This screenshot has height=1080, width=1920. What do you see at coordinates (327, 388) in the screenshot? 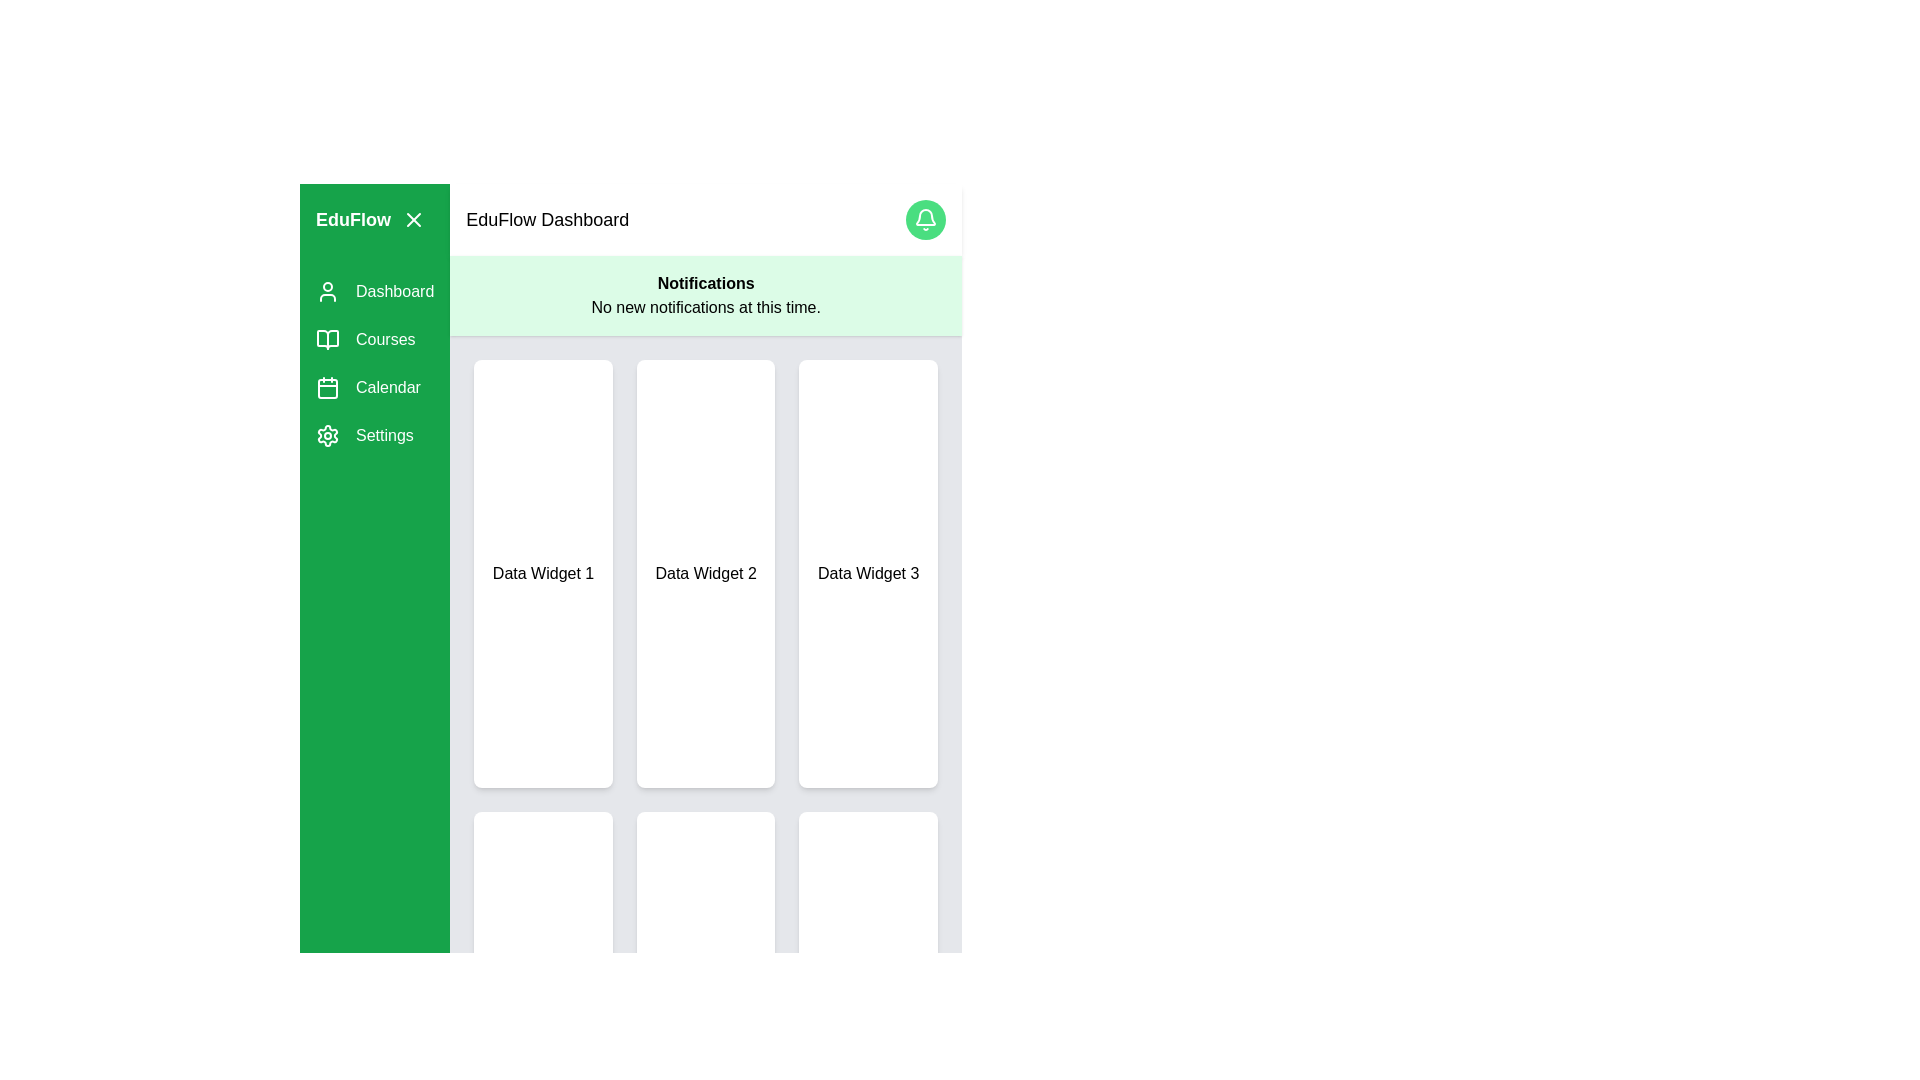
I see `the calendar icon with a green background and white outline, located in the third position on the left vertical menu, to interact with the Calendar menu item` at bounding box center [327, 388].